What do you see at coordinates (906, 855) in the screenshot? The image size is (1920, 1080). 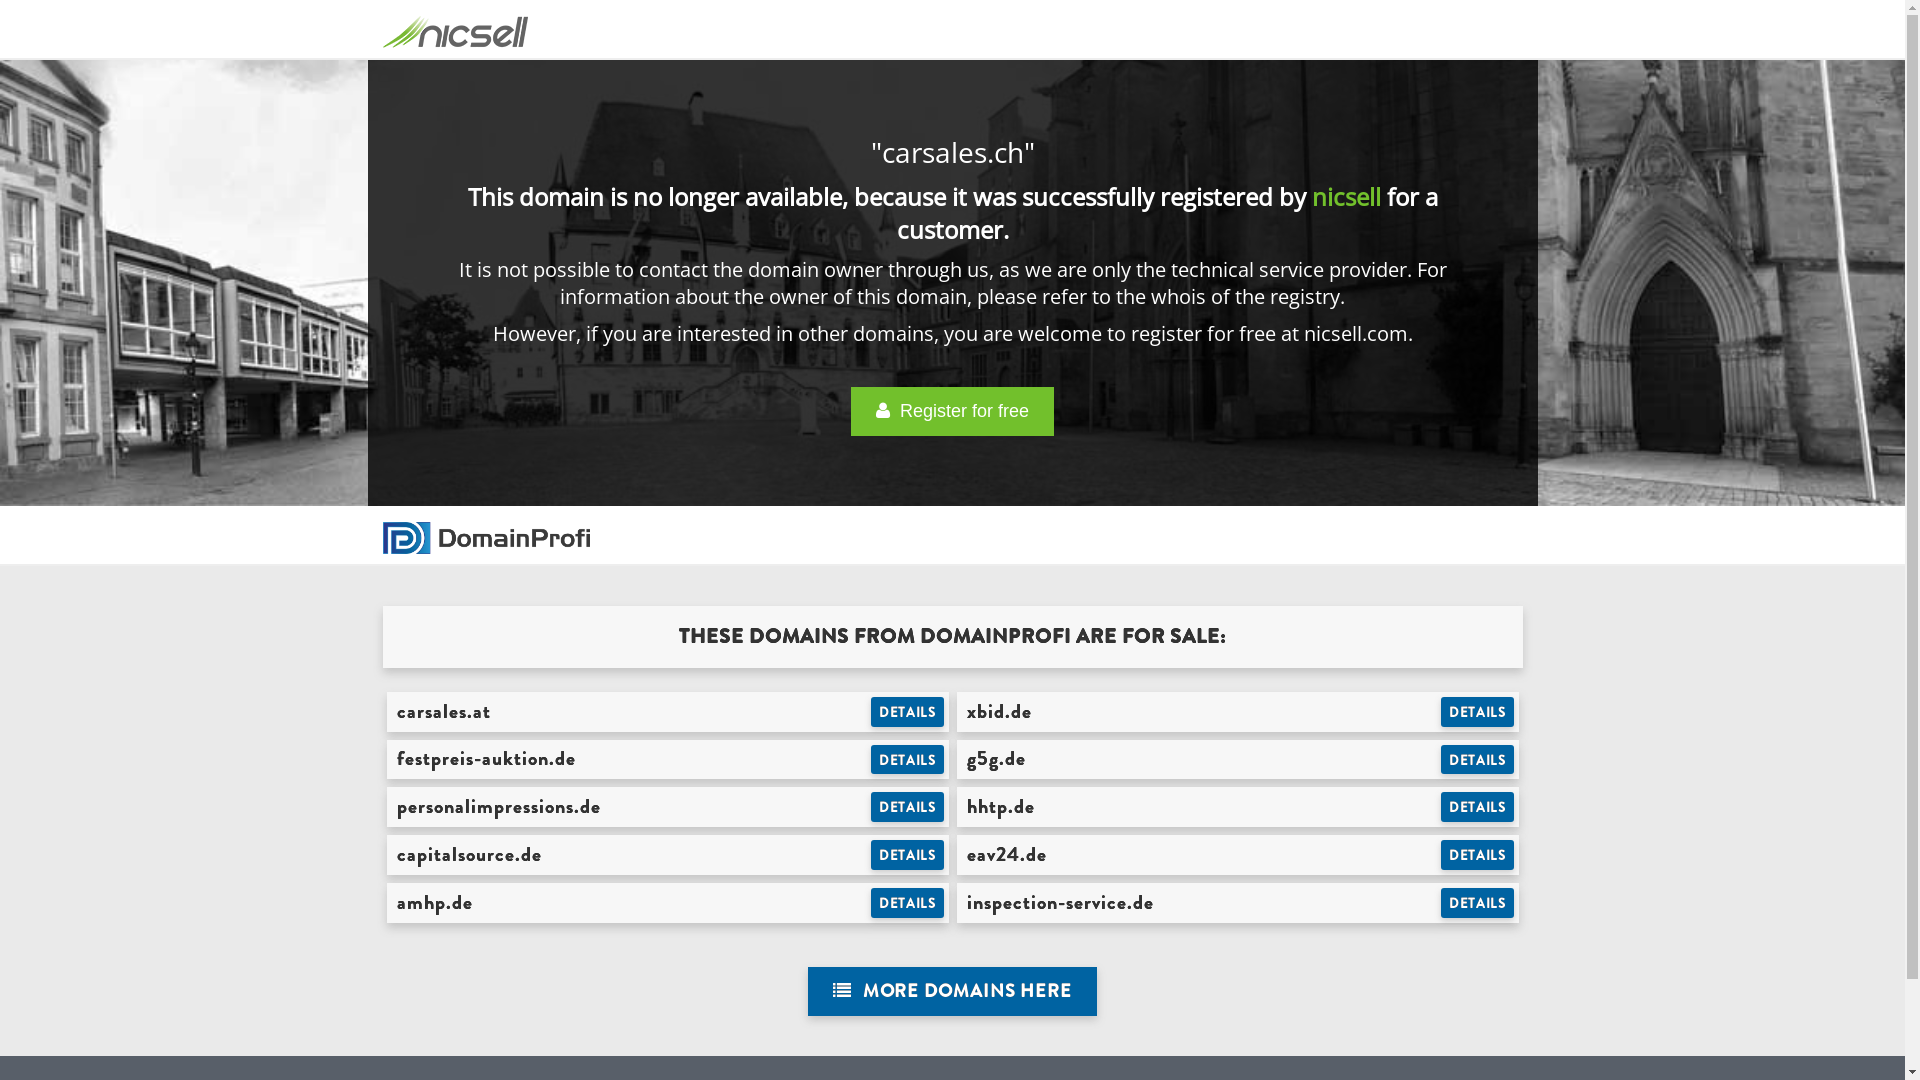 I see `'DETAILS'` at bounding box center [906, 855].